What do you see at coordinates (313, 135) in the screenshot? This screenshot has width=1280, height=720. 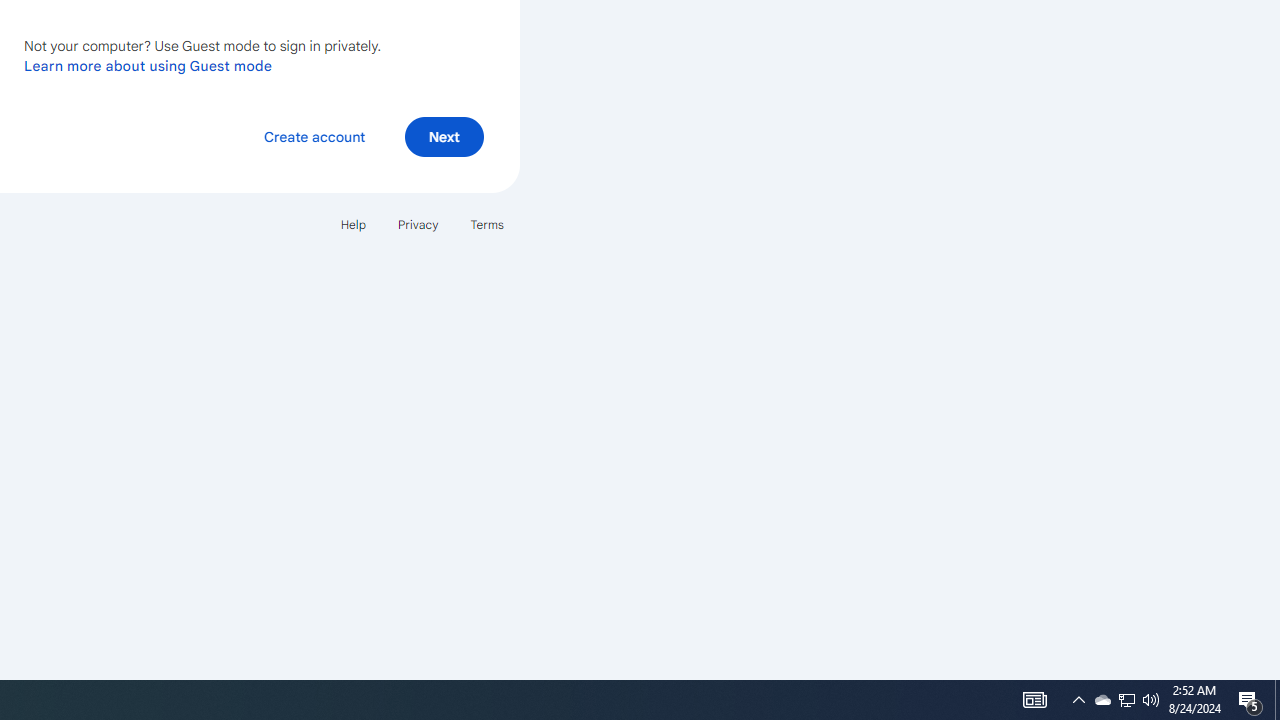 I see `'Create account'` at bounding box center [313, 135].